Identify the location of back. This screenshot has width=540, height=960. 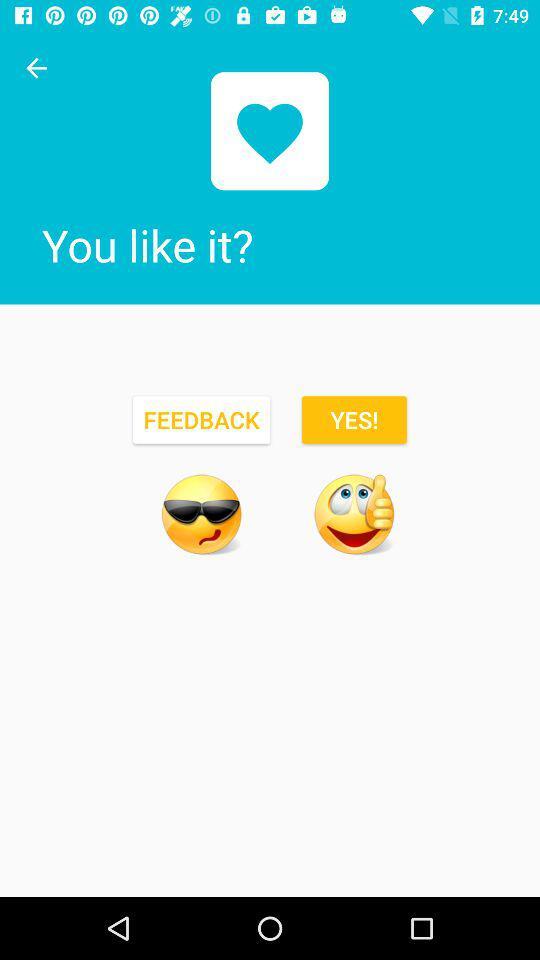
(36, 68).